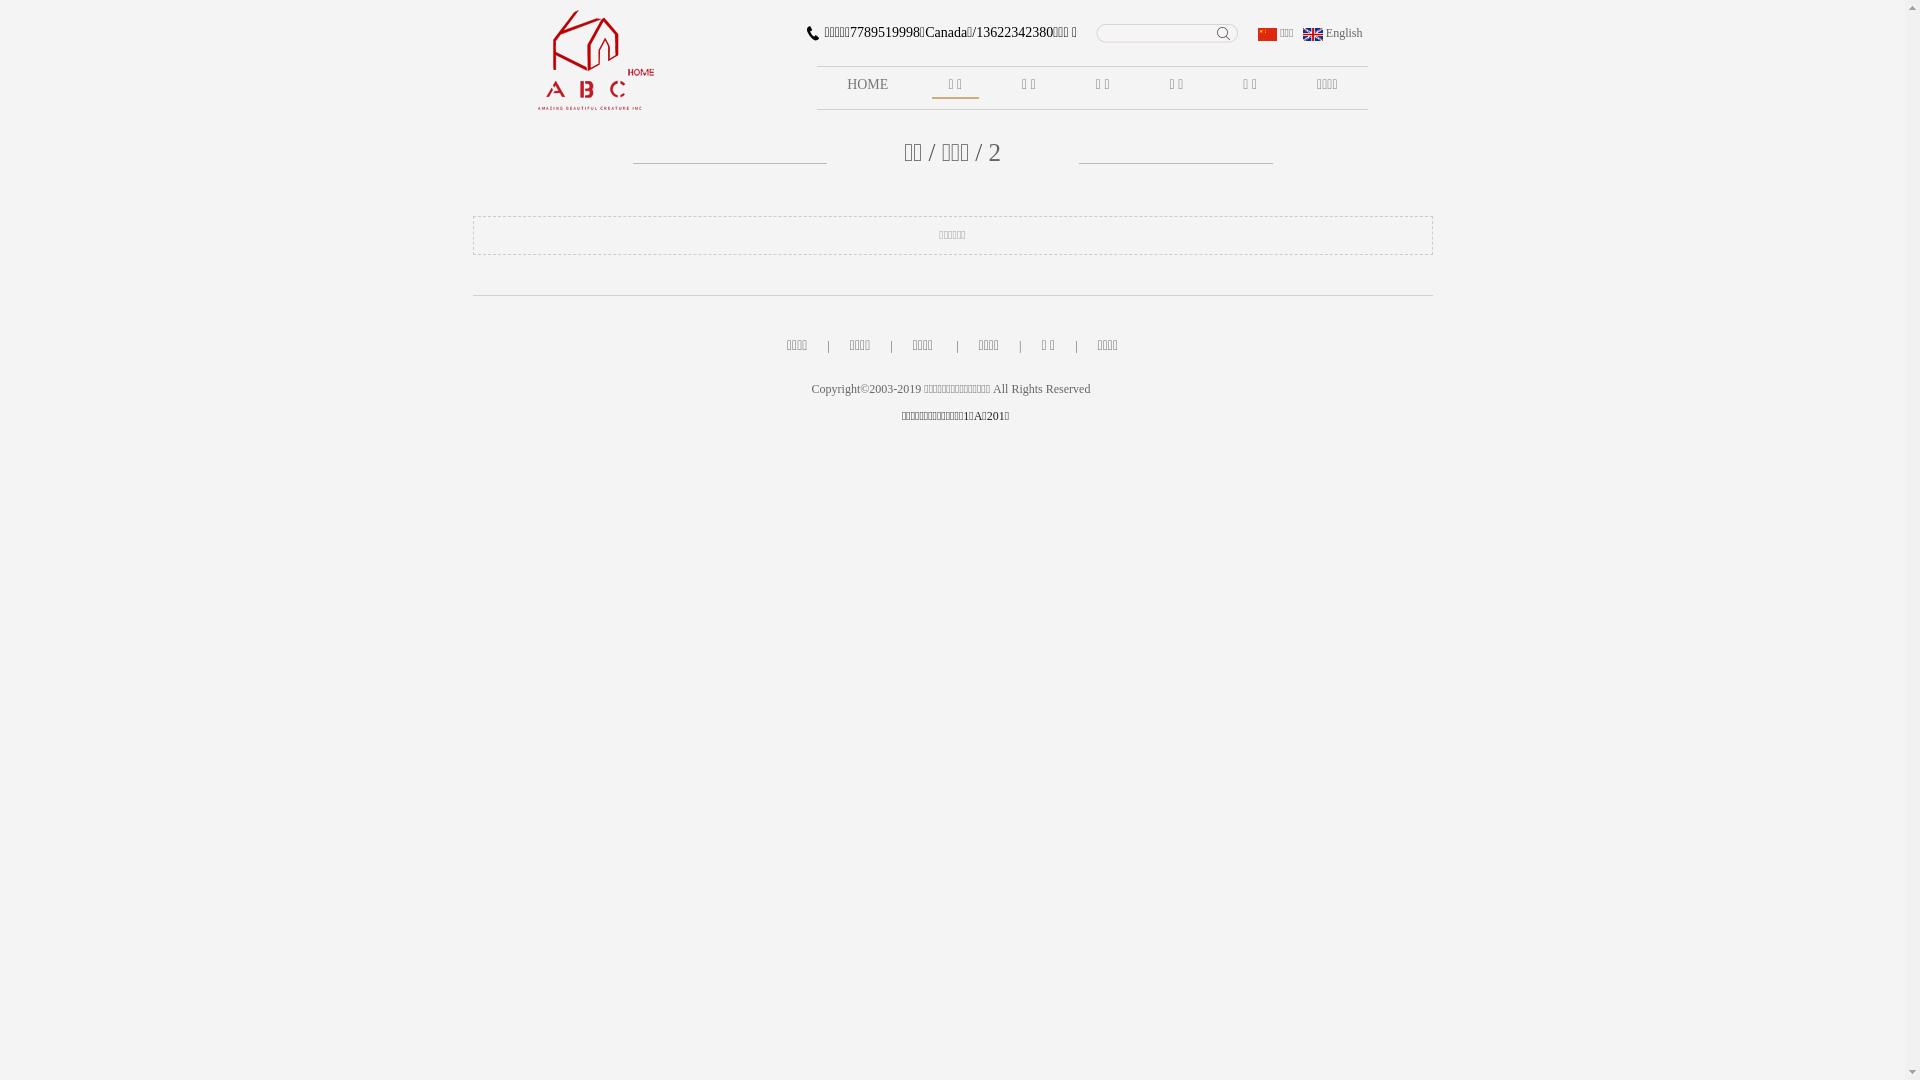 The height and width of the screenshot is (1080, 1920). I want to click on '2', so click(995, 151).